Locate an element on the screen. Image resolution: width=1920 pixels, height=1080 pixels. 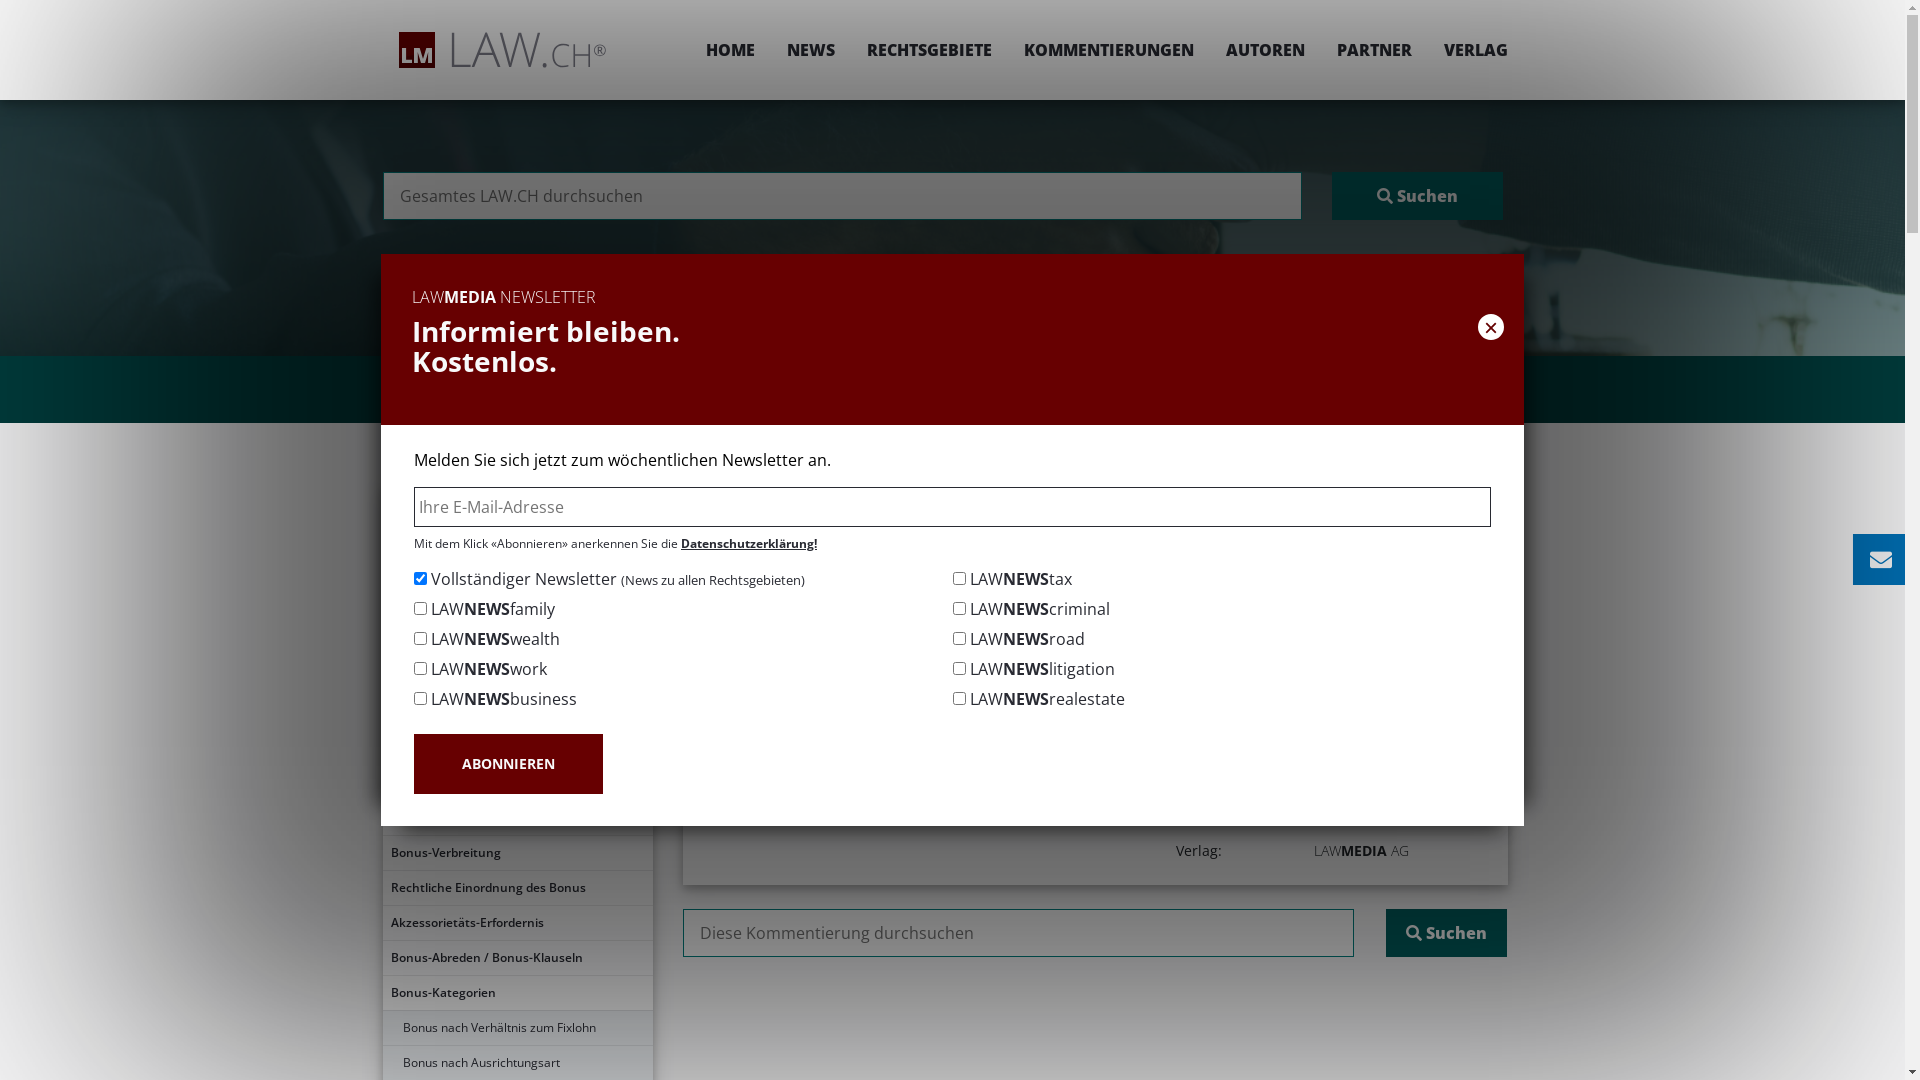
'Bonus-Kultur' is located at coordinates (517, 782).